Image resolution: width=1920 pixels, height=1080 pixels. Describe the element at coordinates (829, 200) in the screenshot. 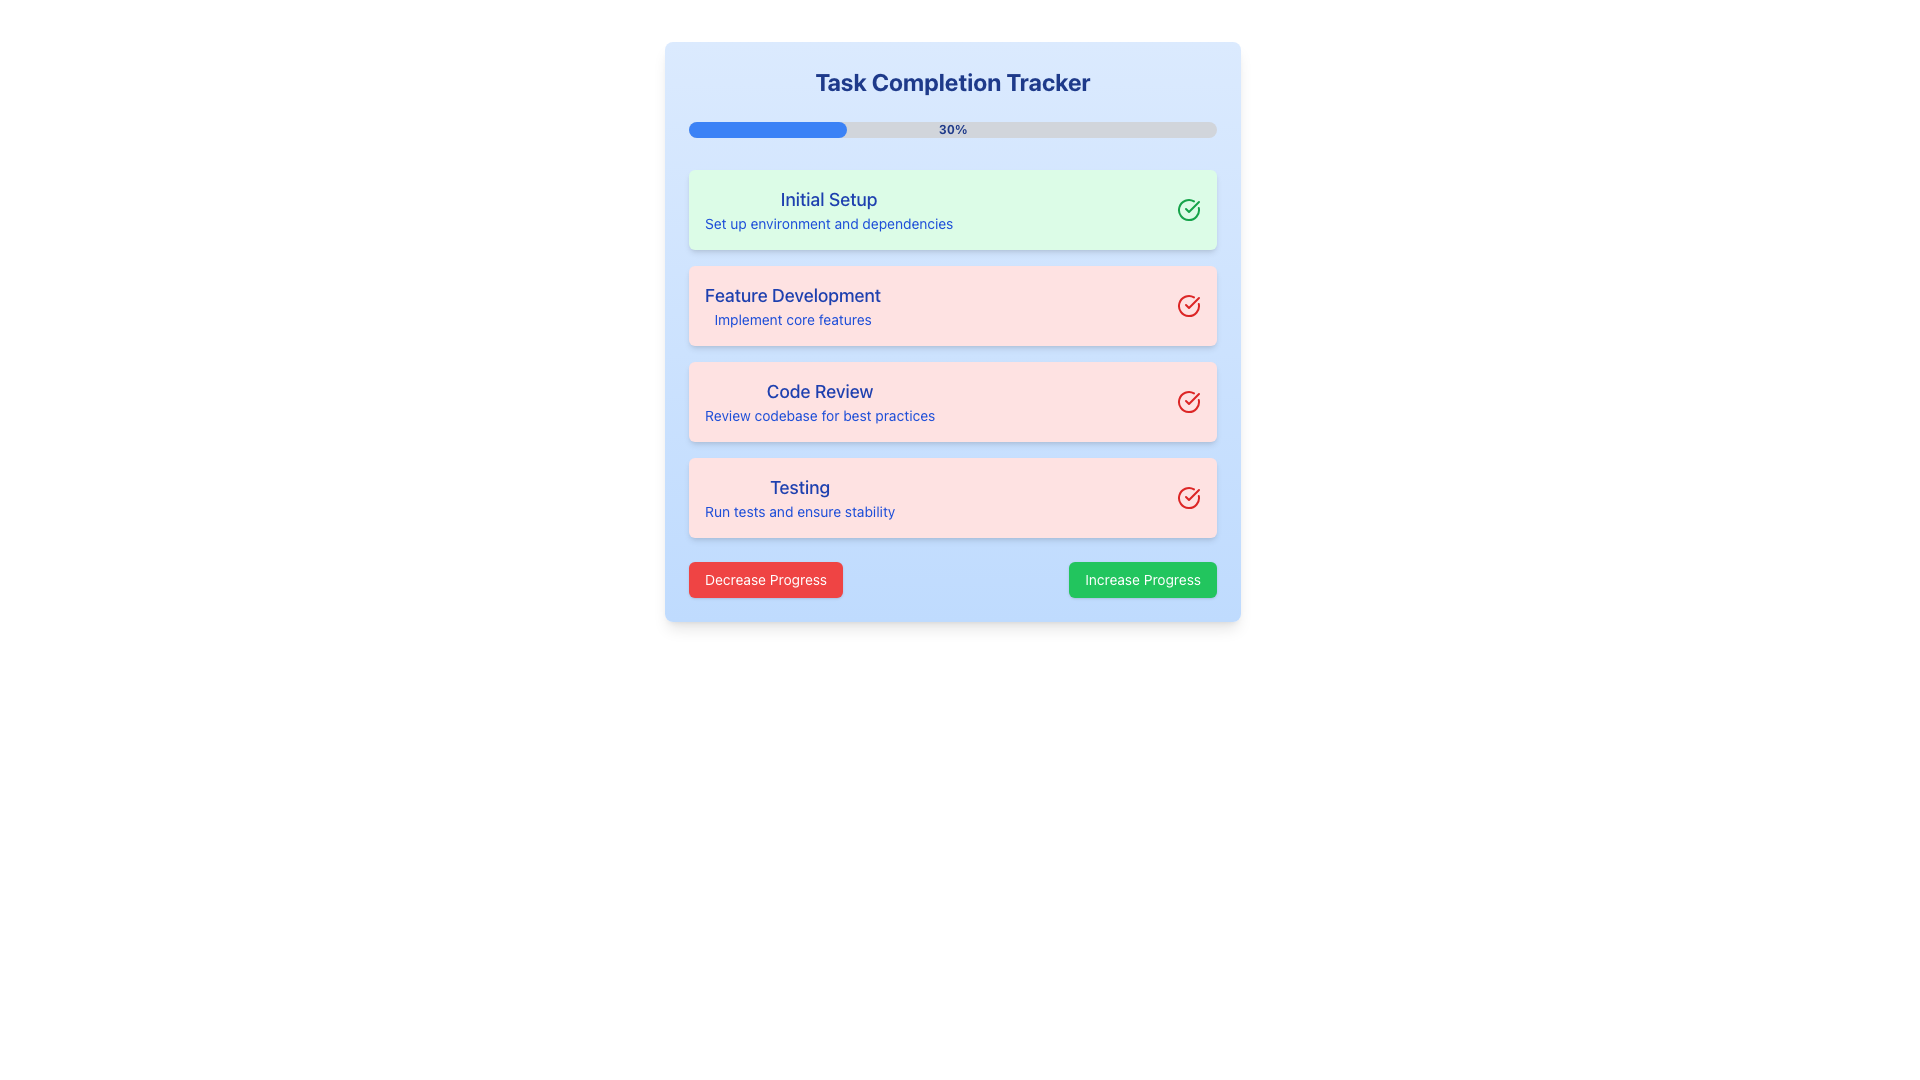

I see `the text label that serves as a header for the 'Initial Setup' section located at the top of the green section of the progress-tracking interface` at that location.